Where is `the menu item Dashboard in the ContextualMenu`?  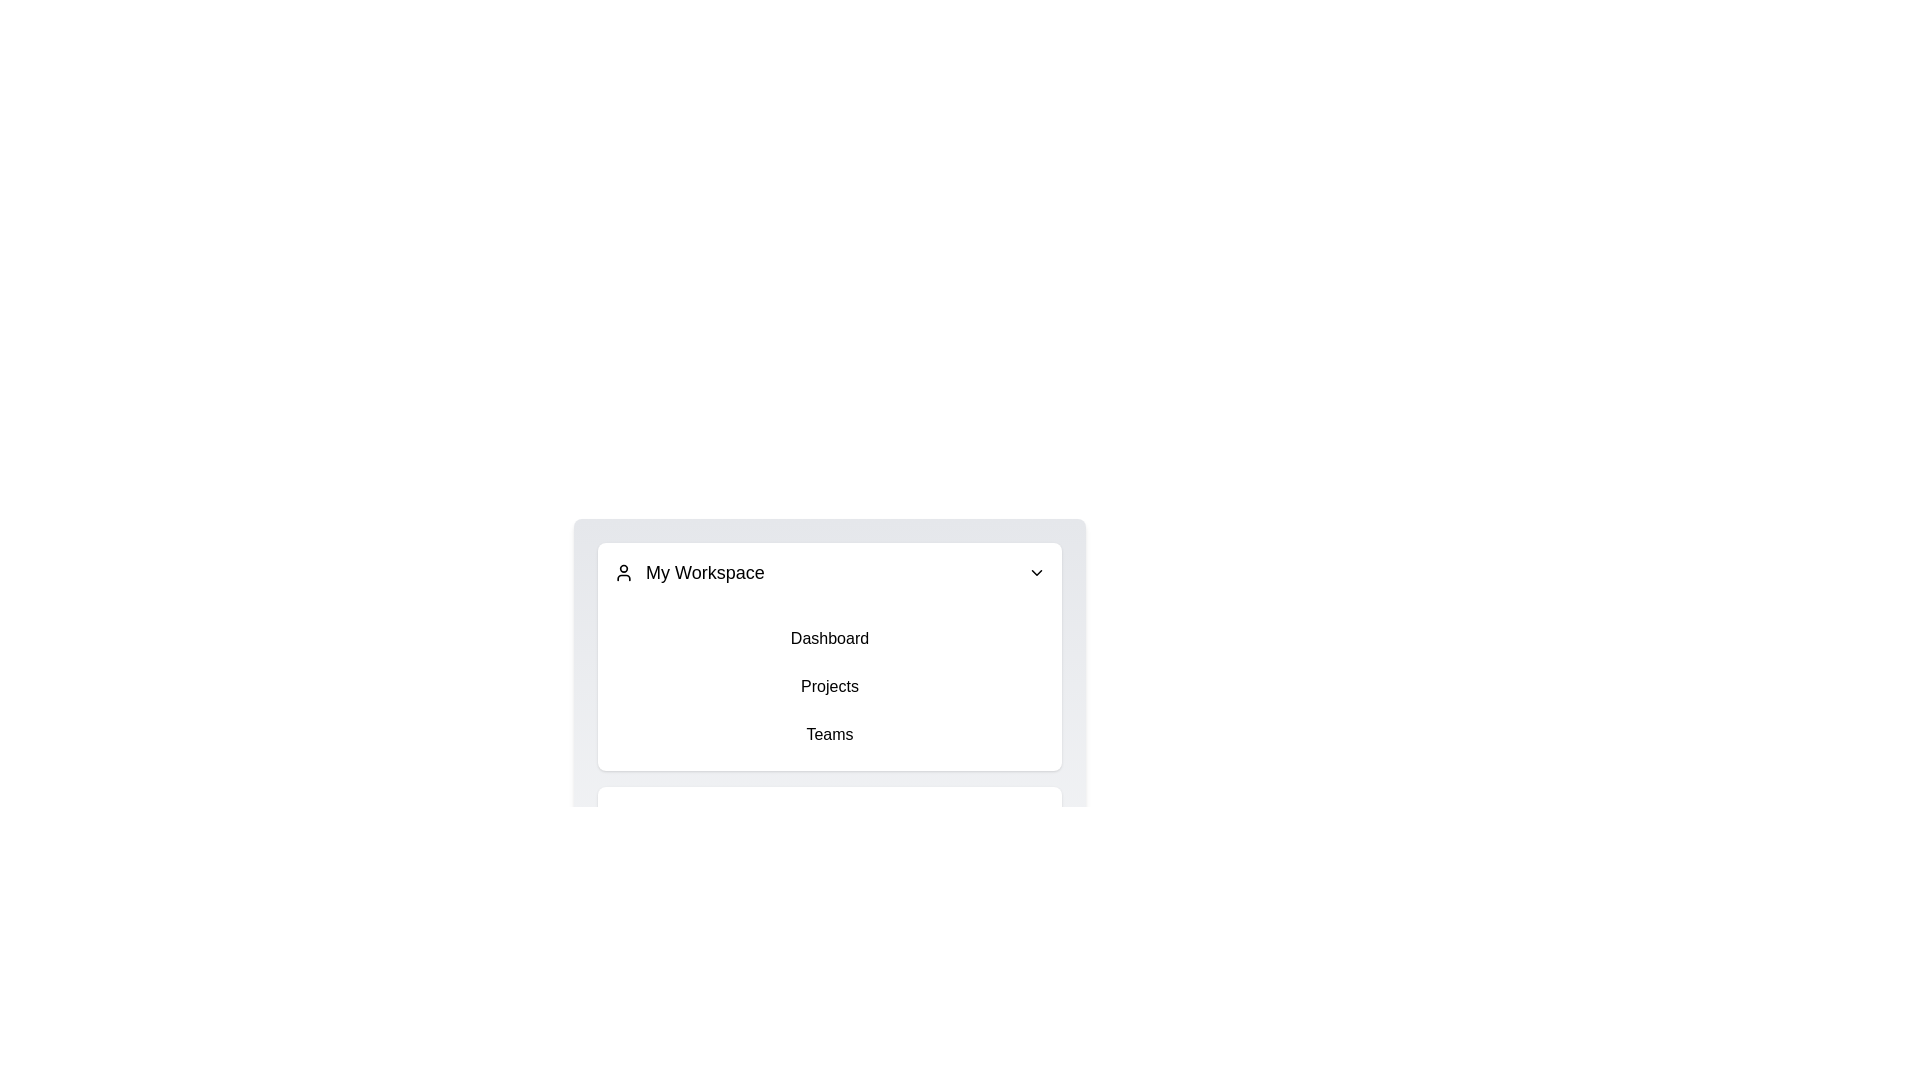 the menu item Dashboard in the ContextualMenu is located at coordinates (830, 639).